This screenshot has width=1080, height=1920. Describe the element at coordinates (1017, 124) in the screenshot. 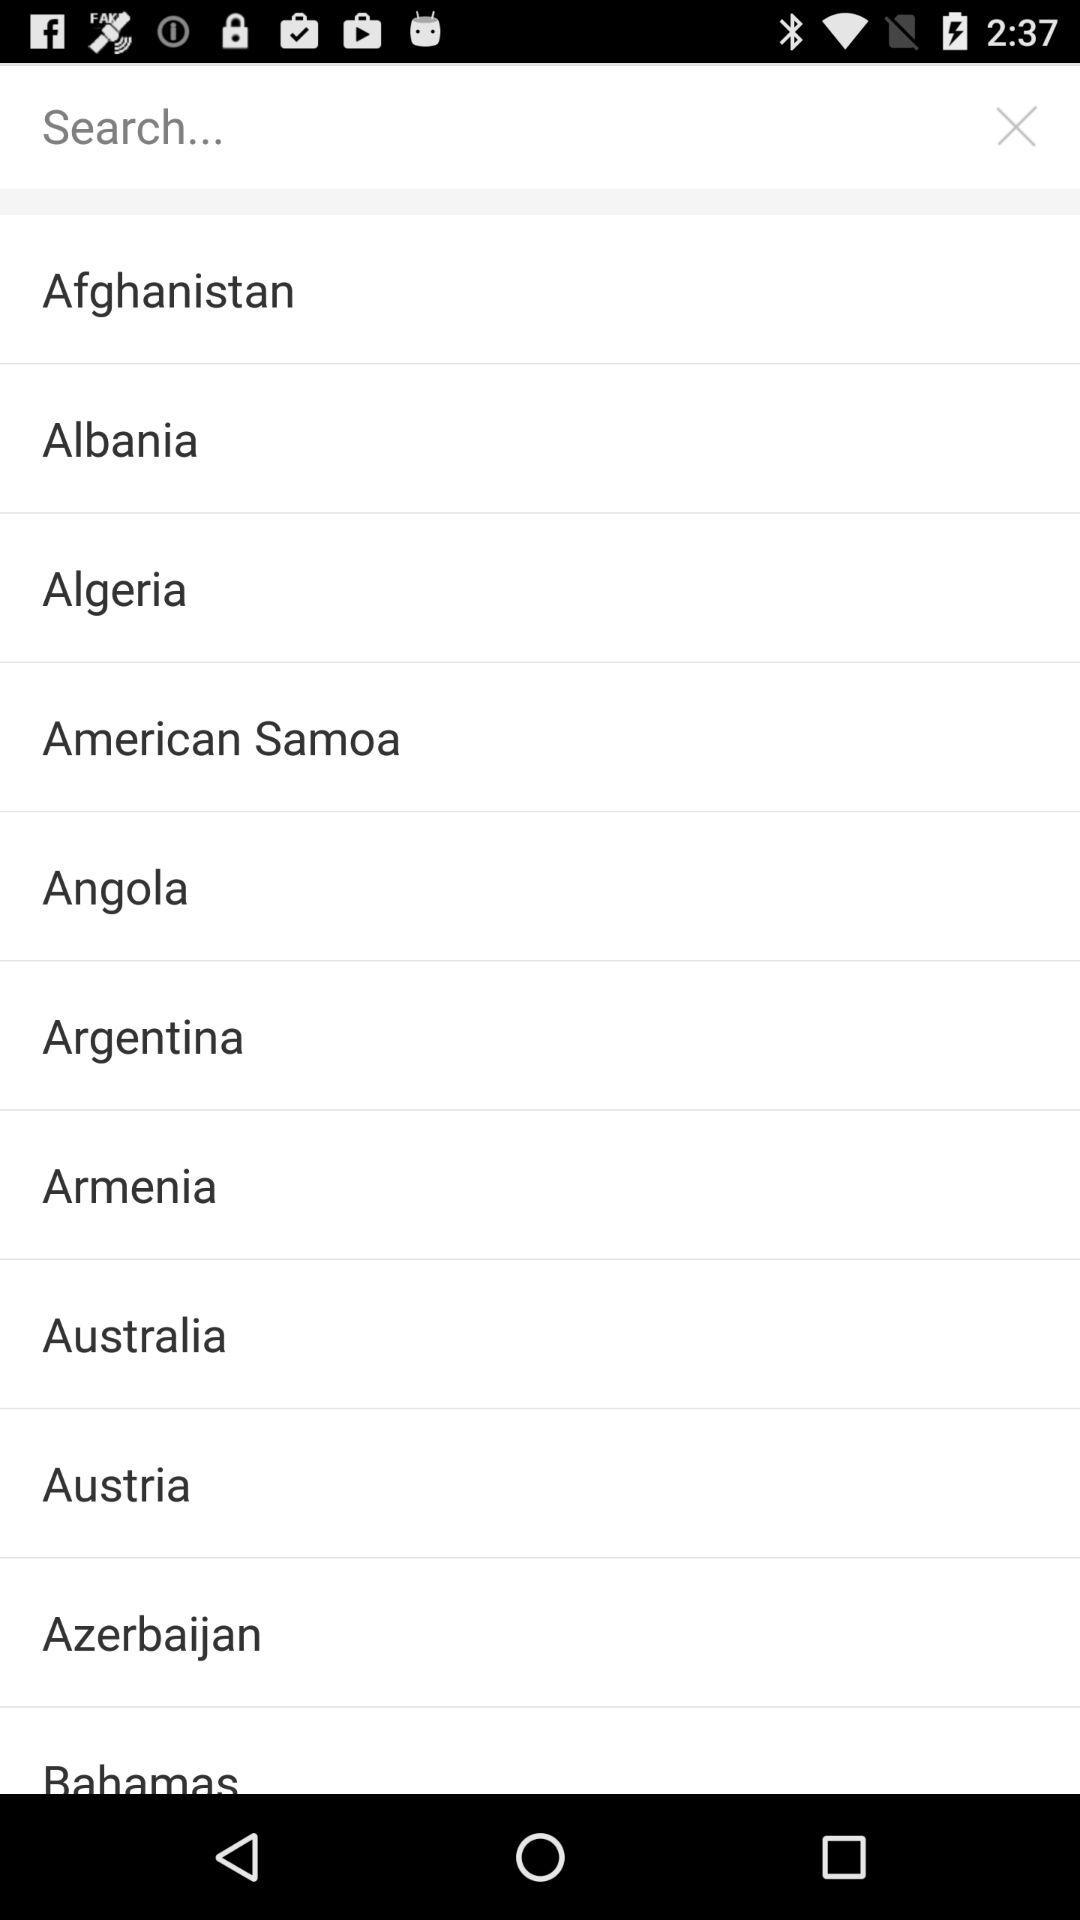

I see `search bar close button` at that location.